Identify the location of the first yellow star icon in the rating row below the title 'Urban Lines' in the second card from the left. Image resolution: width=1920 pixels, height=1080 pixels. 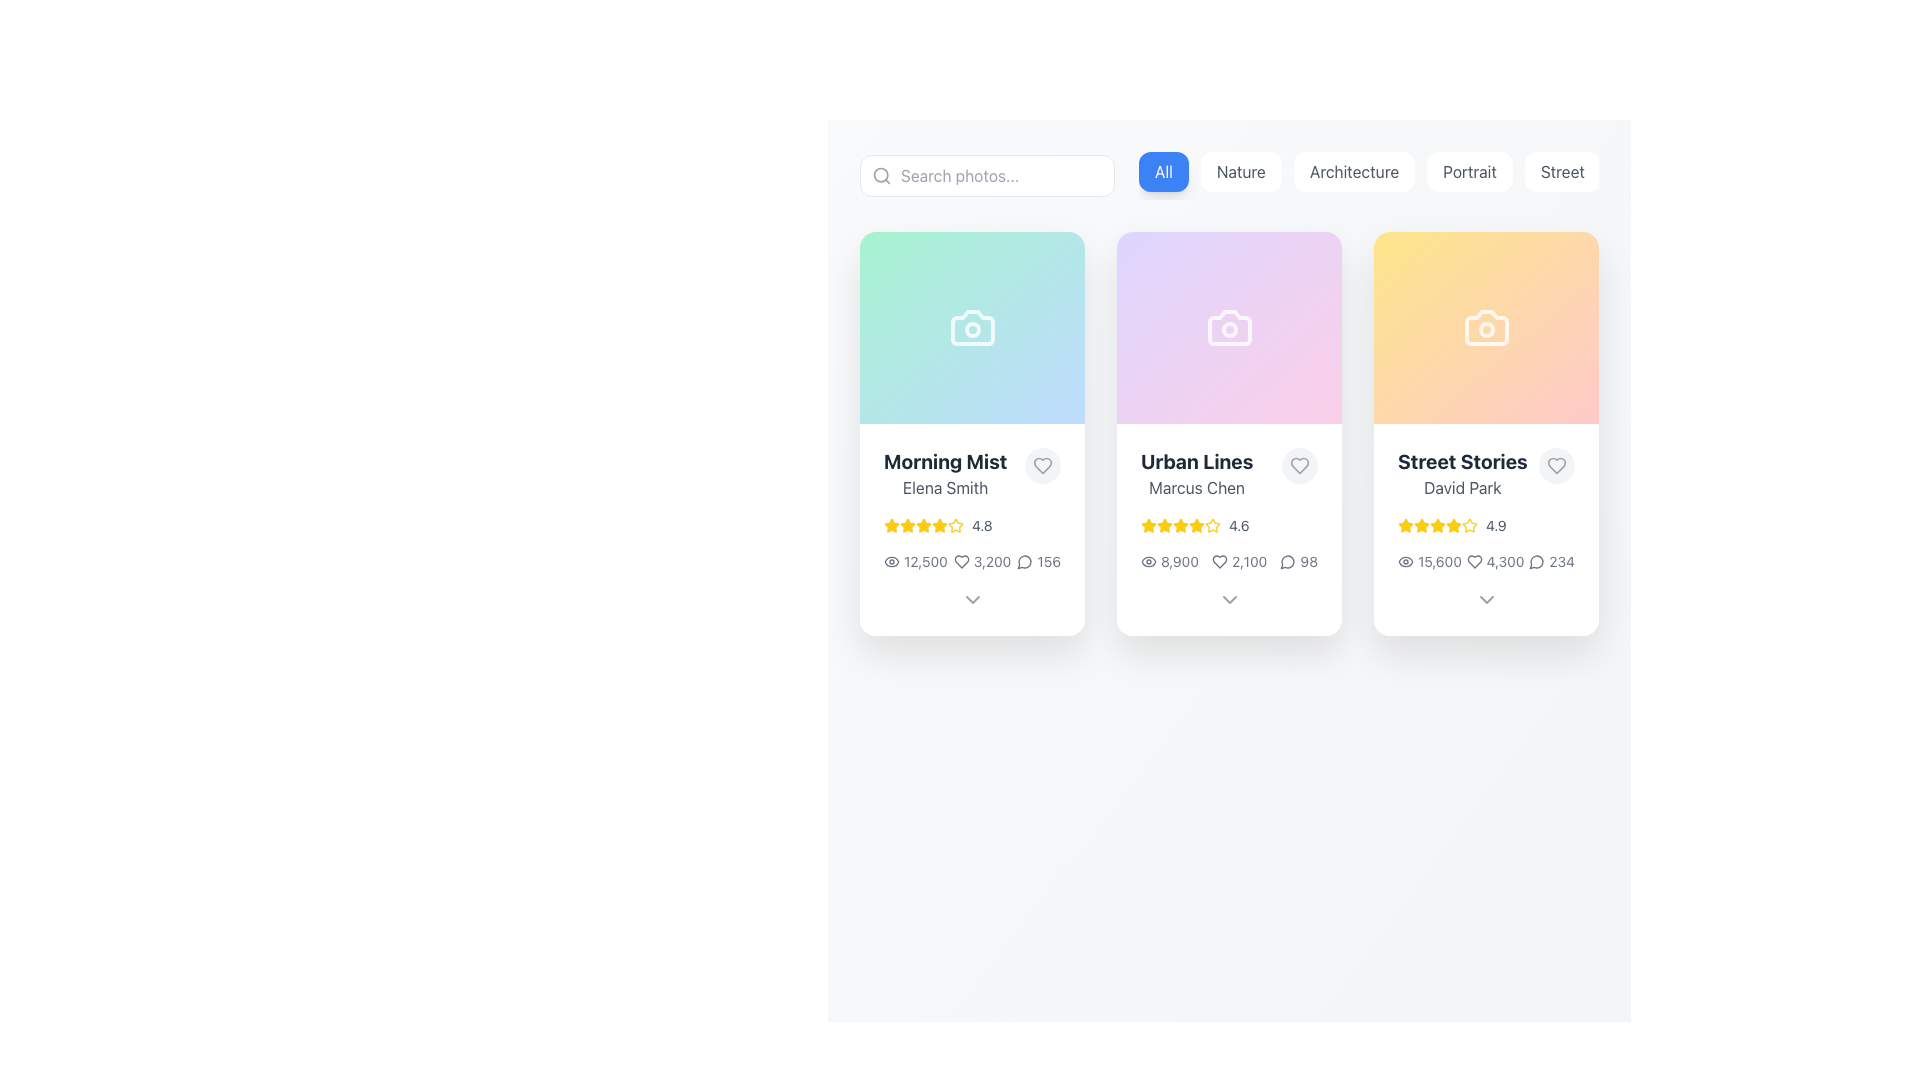
(1148, 524).